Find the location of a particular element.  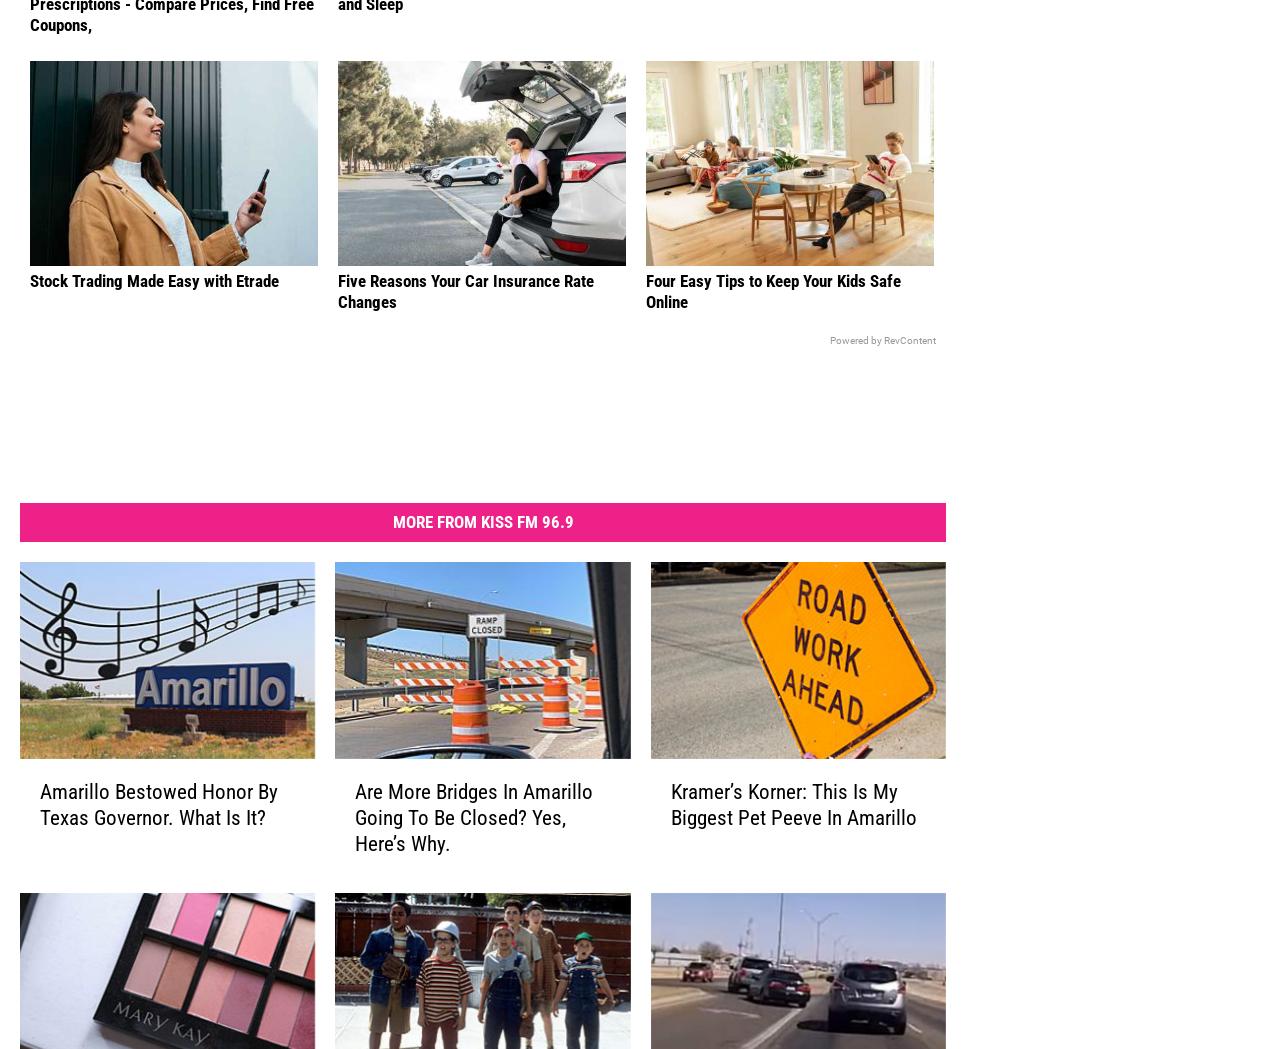

'Five Reasons Your Car Insurance Rate Changes' is located at coordinates (336, 322).